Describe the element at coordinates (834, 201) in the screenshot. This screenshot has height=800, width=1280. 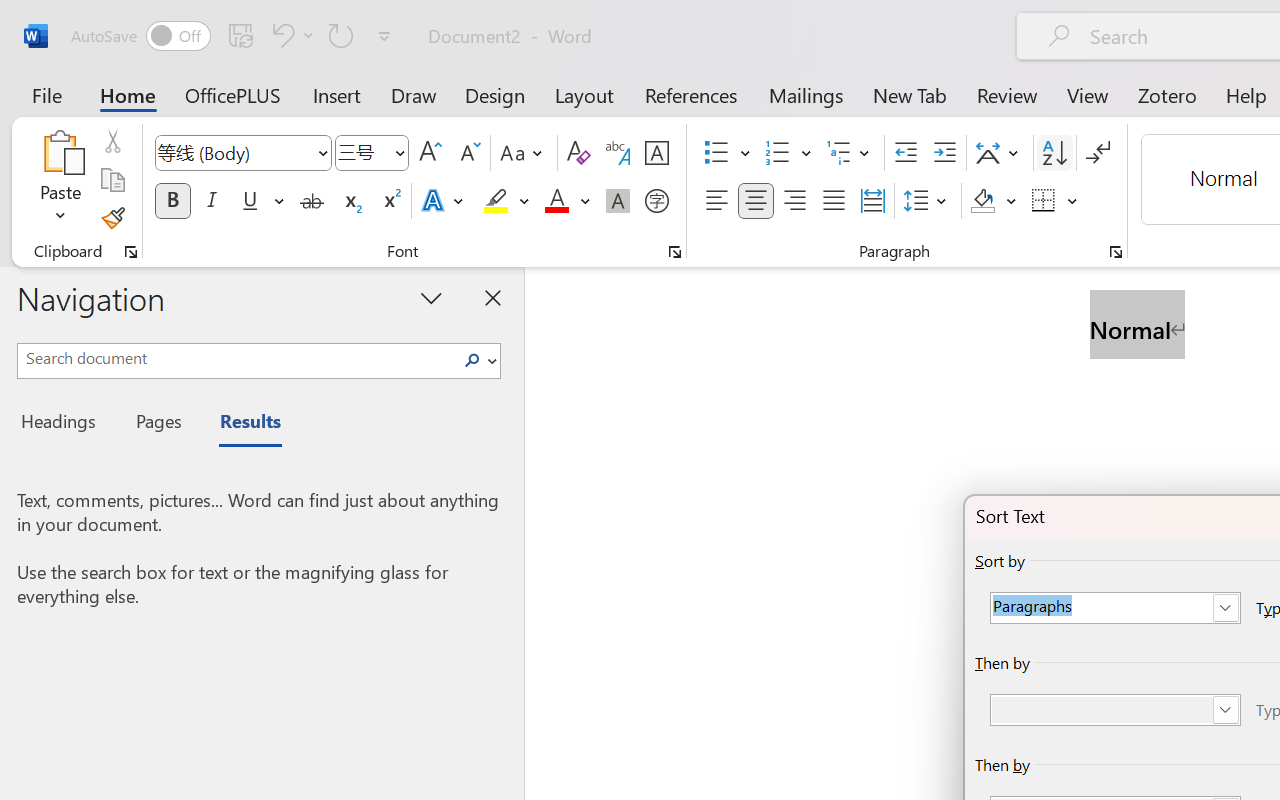
I see `'Justify'` at that location.